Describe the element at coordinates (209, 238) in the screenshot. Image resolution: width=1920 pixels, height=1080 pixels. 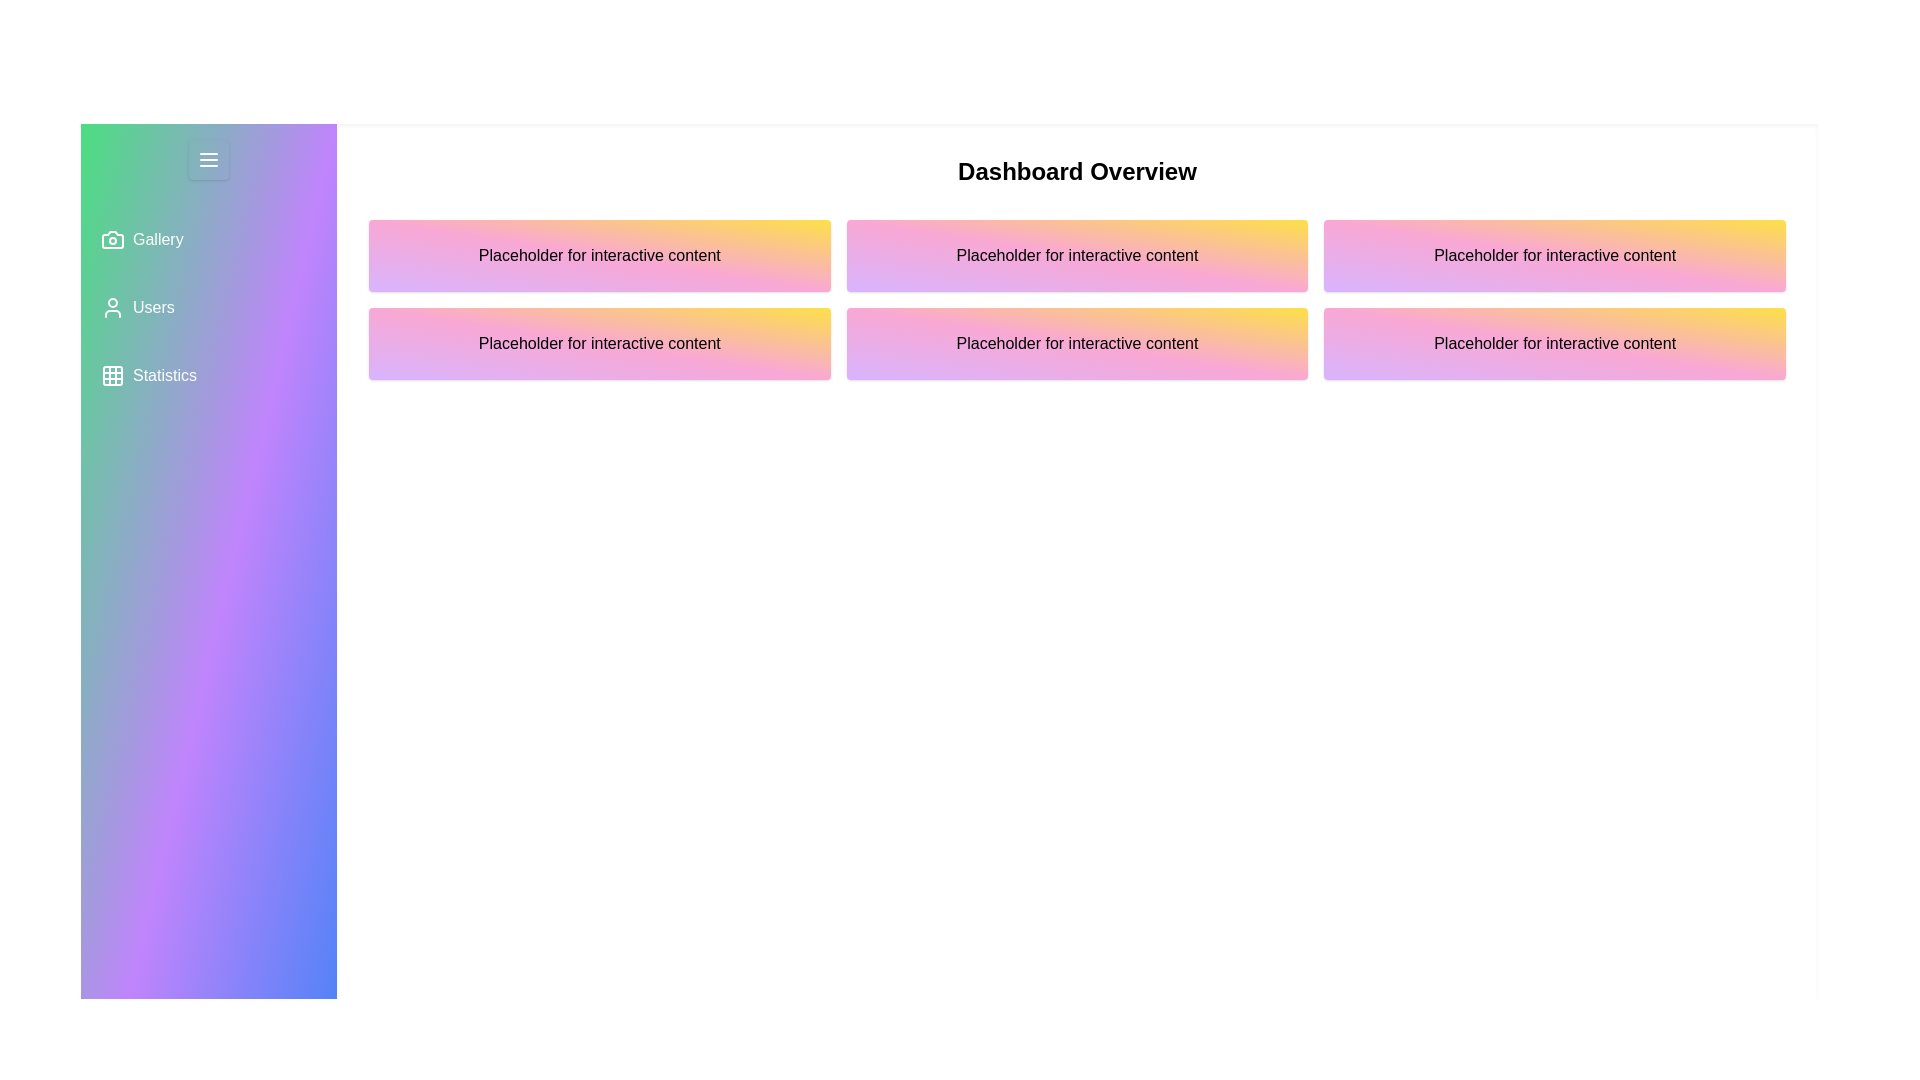
I see `the menu item labeled Gallery to navigate to the corresponding section` at that location.